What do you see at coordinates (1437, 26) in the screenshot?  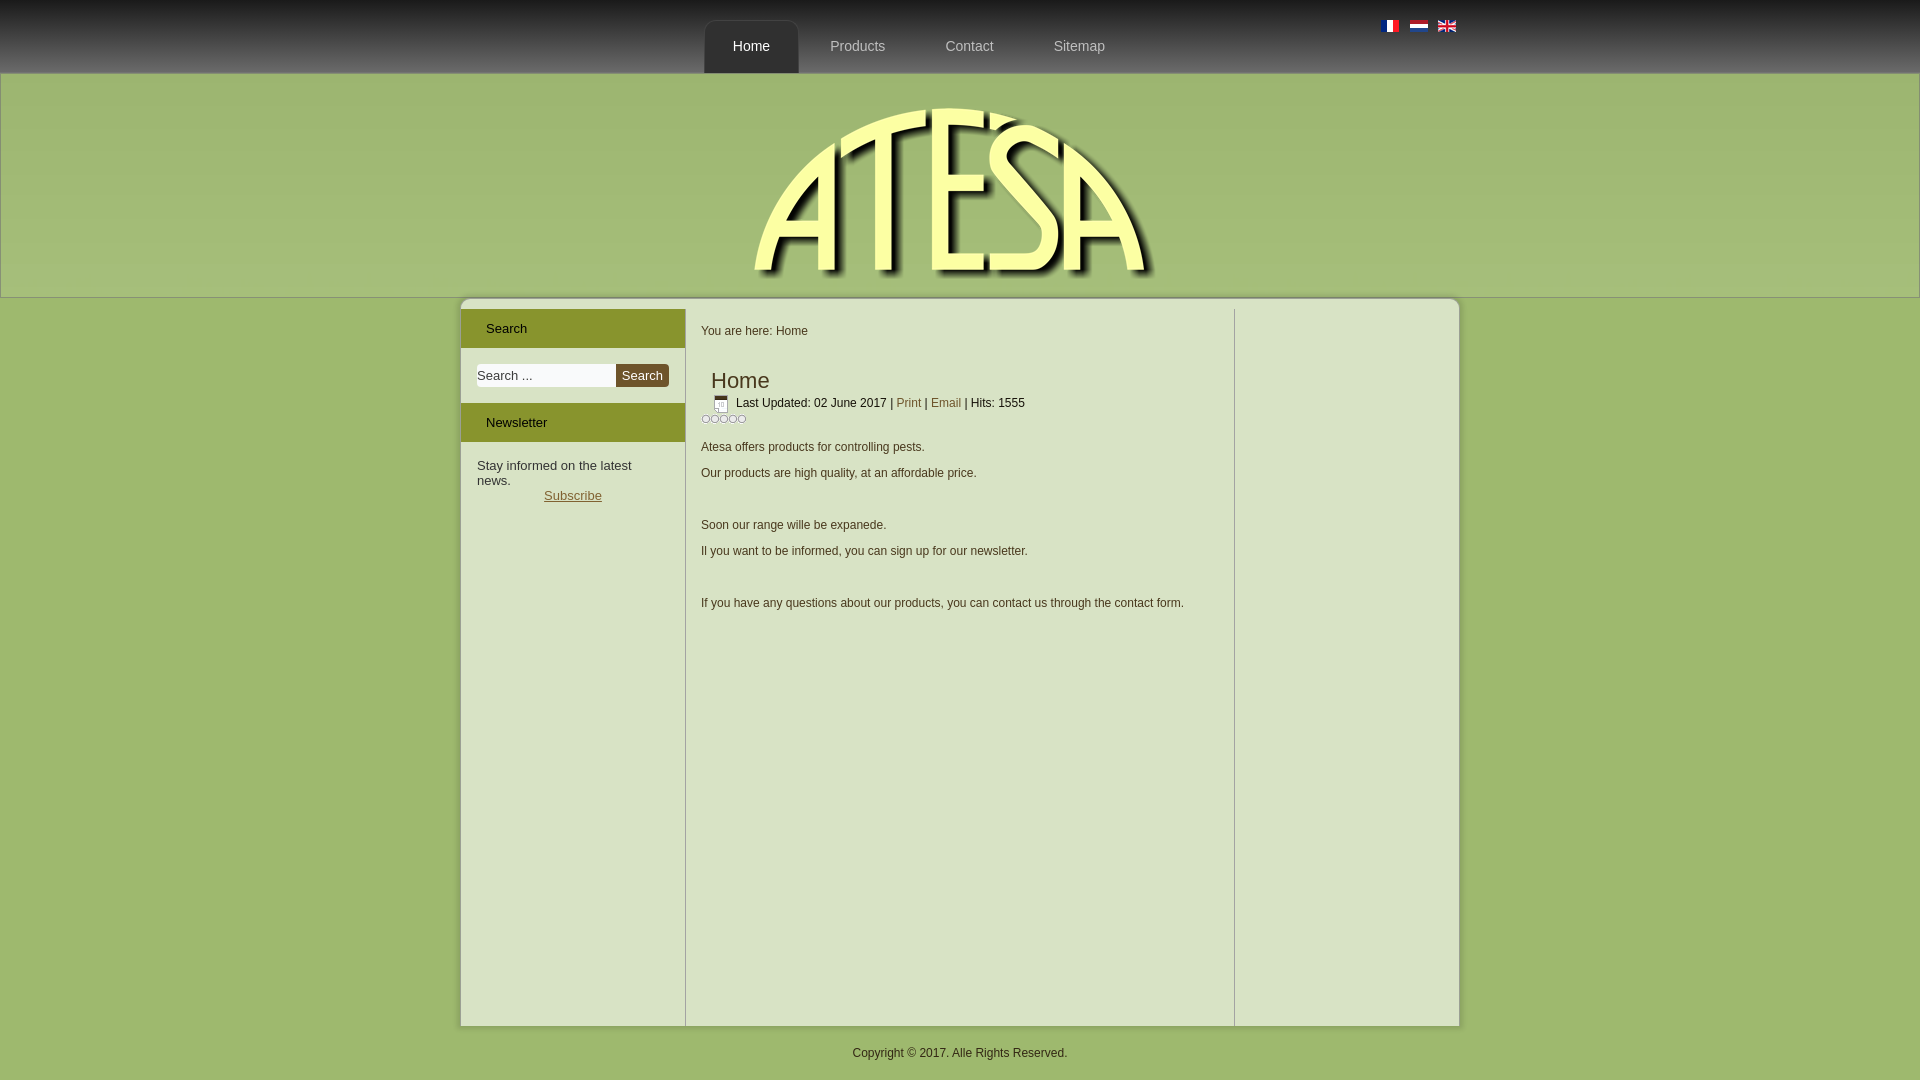 I see `'English (UK)'` at bounding box center [1437, 26].